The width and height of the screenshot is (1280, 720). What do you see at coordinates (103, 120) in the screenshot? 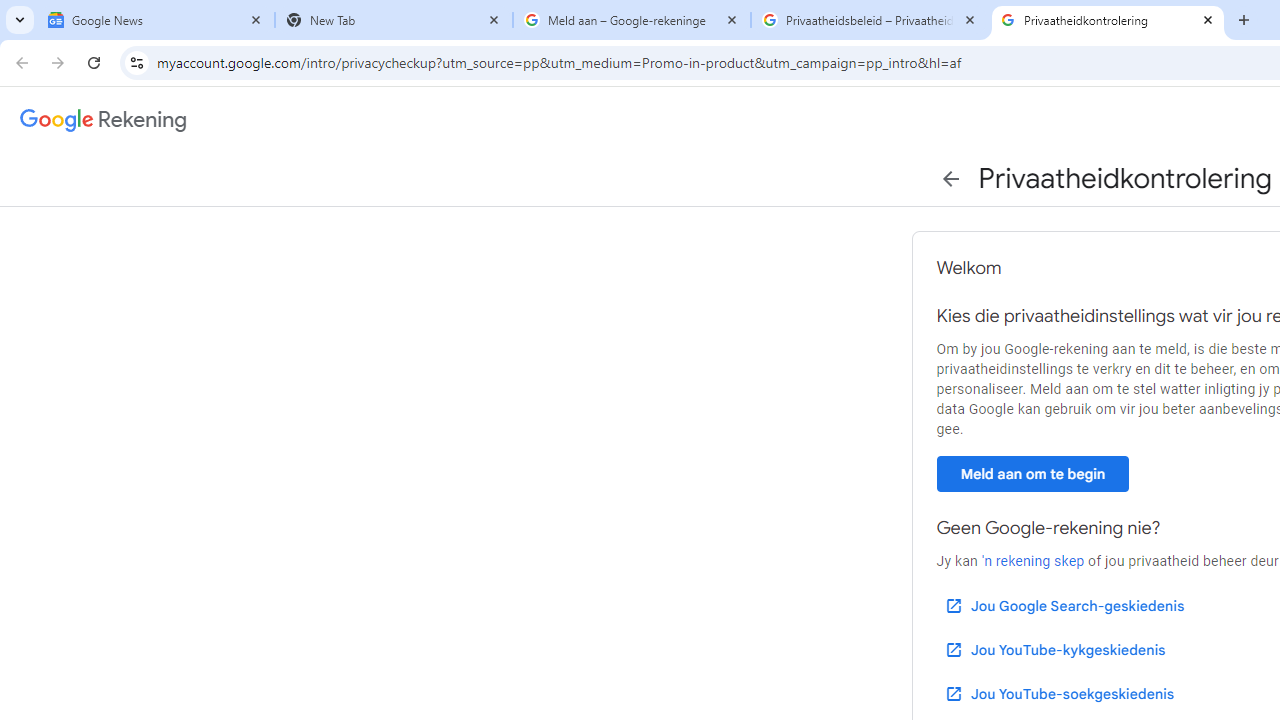
I see `'Google Rekening-instellings'` at bounding box center [103, 120].